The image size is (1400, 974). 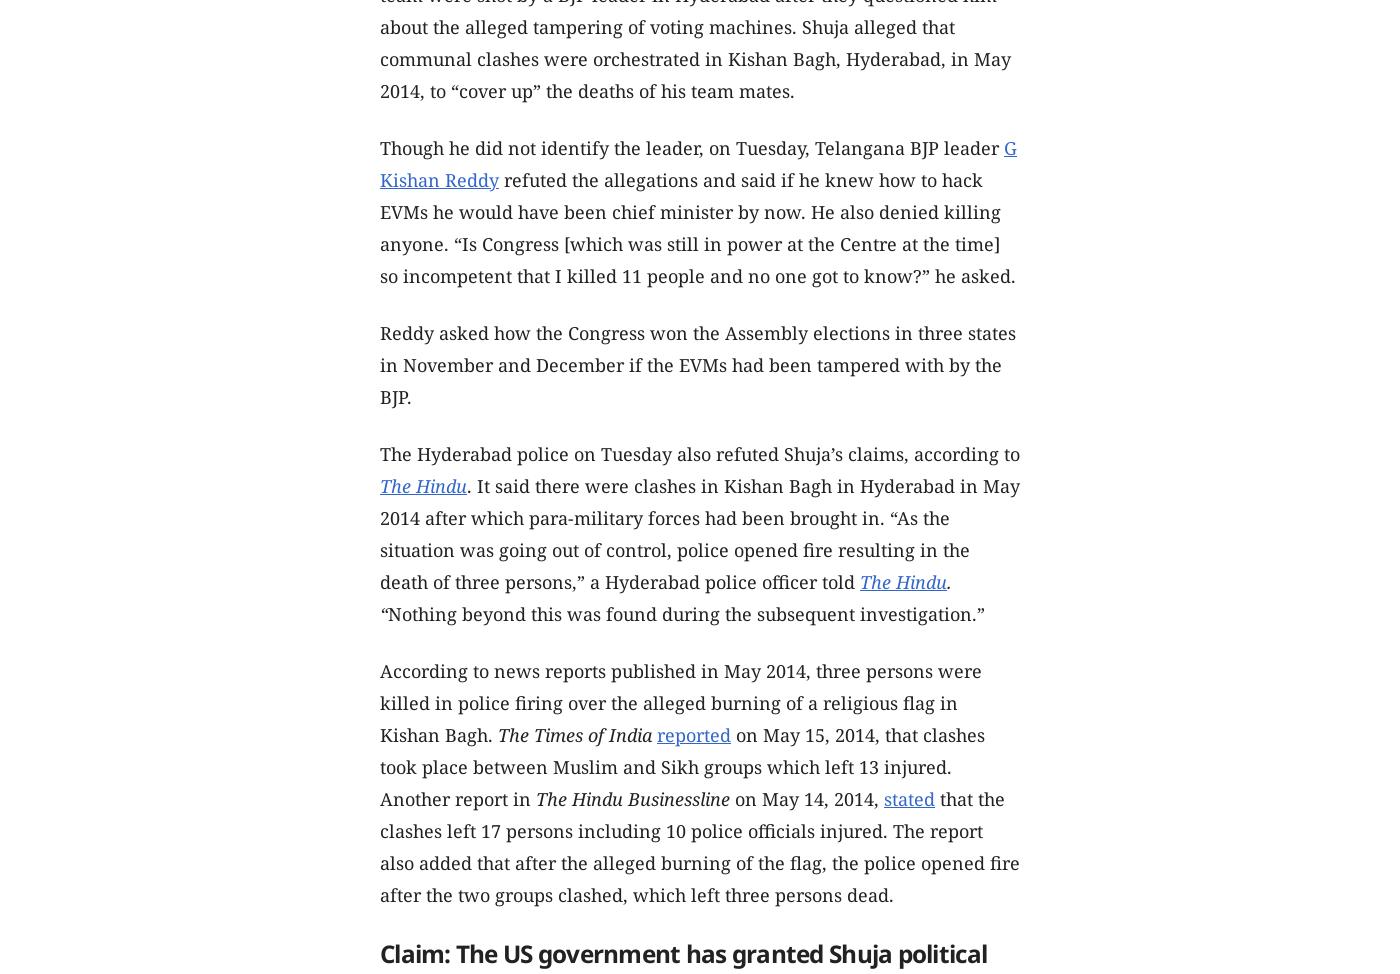 I want to click on '. It said there were clashes in Kishan Bagh in Hyderabad in May 2014 after which para-military forces had been brought in. “As the situation was going out of control, police opened fire resulting in the death of three persons,” a Hyderabad police officer told', so click(x=379, y=532).